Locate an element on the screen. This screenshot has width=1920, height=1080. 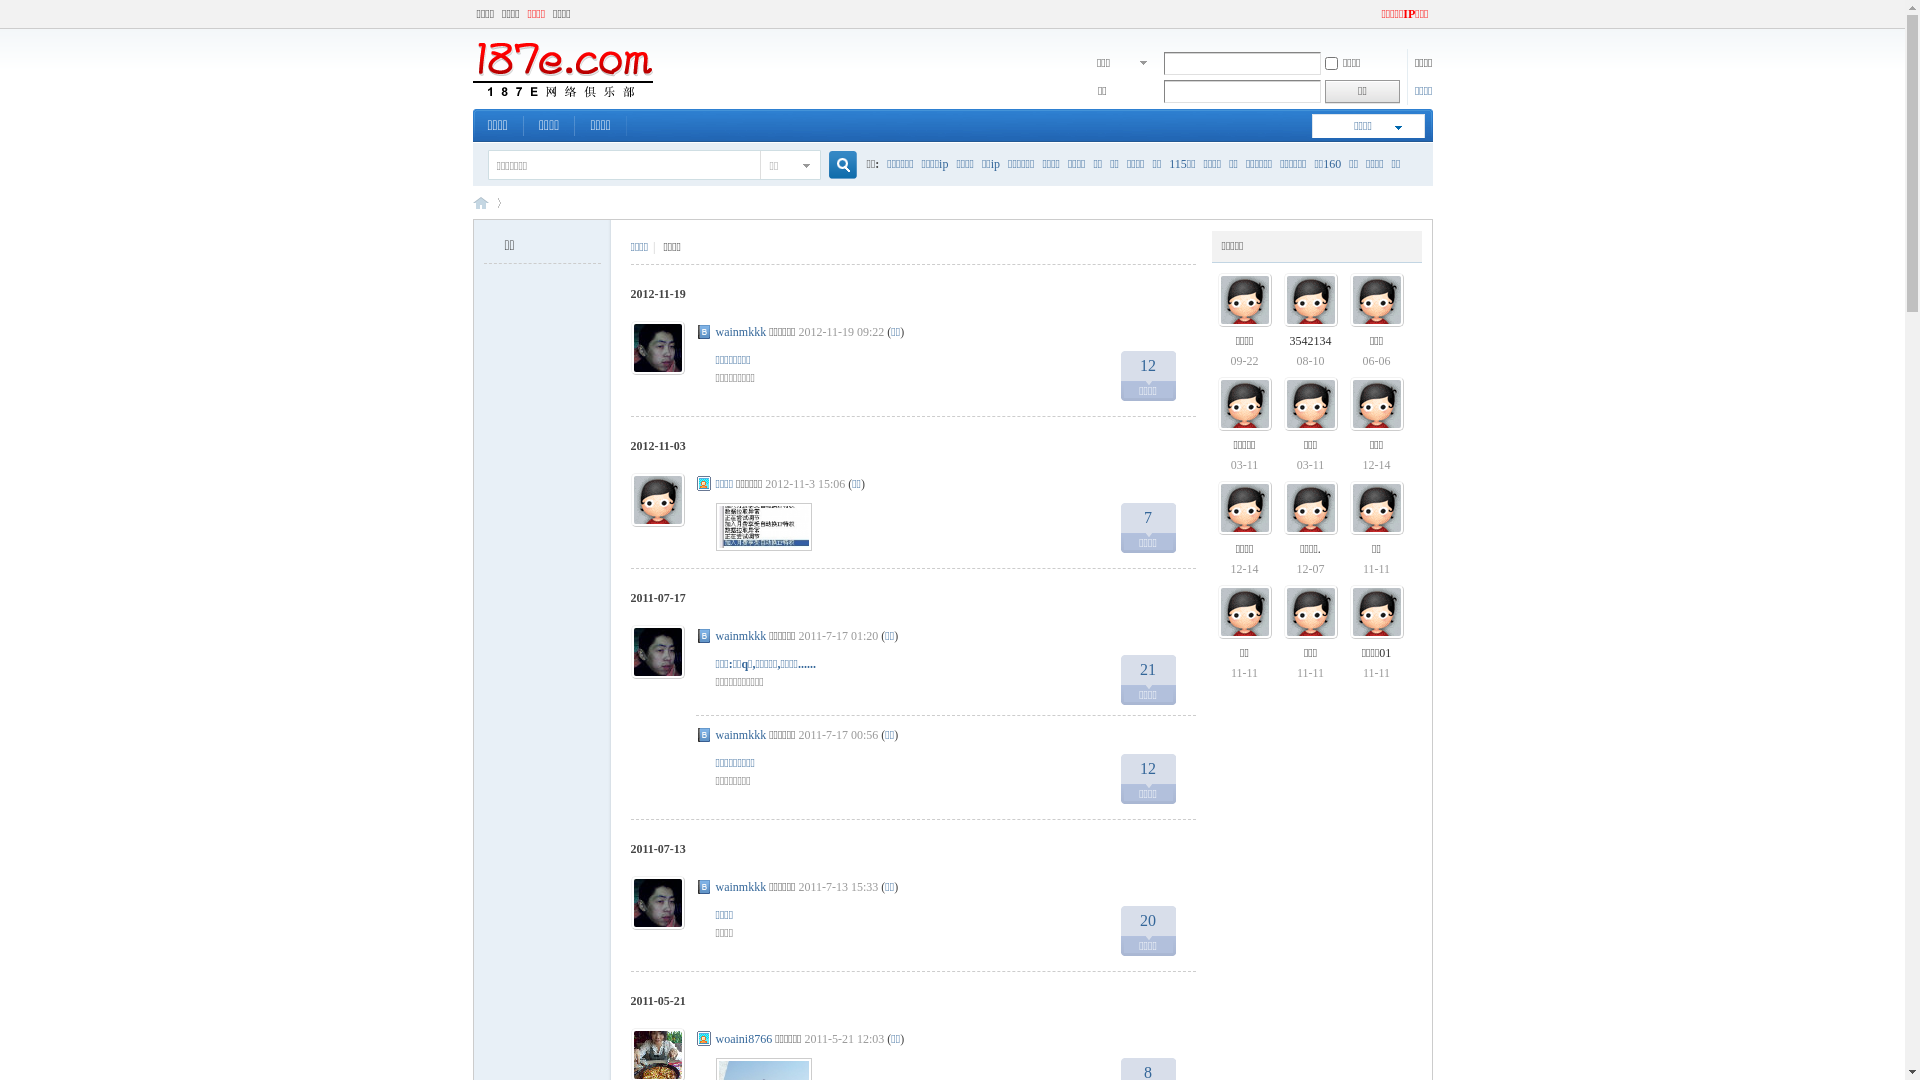
'woaini8766' is located at coordinates (743, 1037).